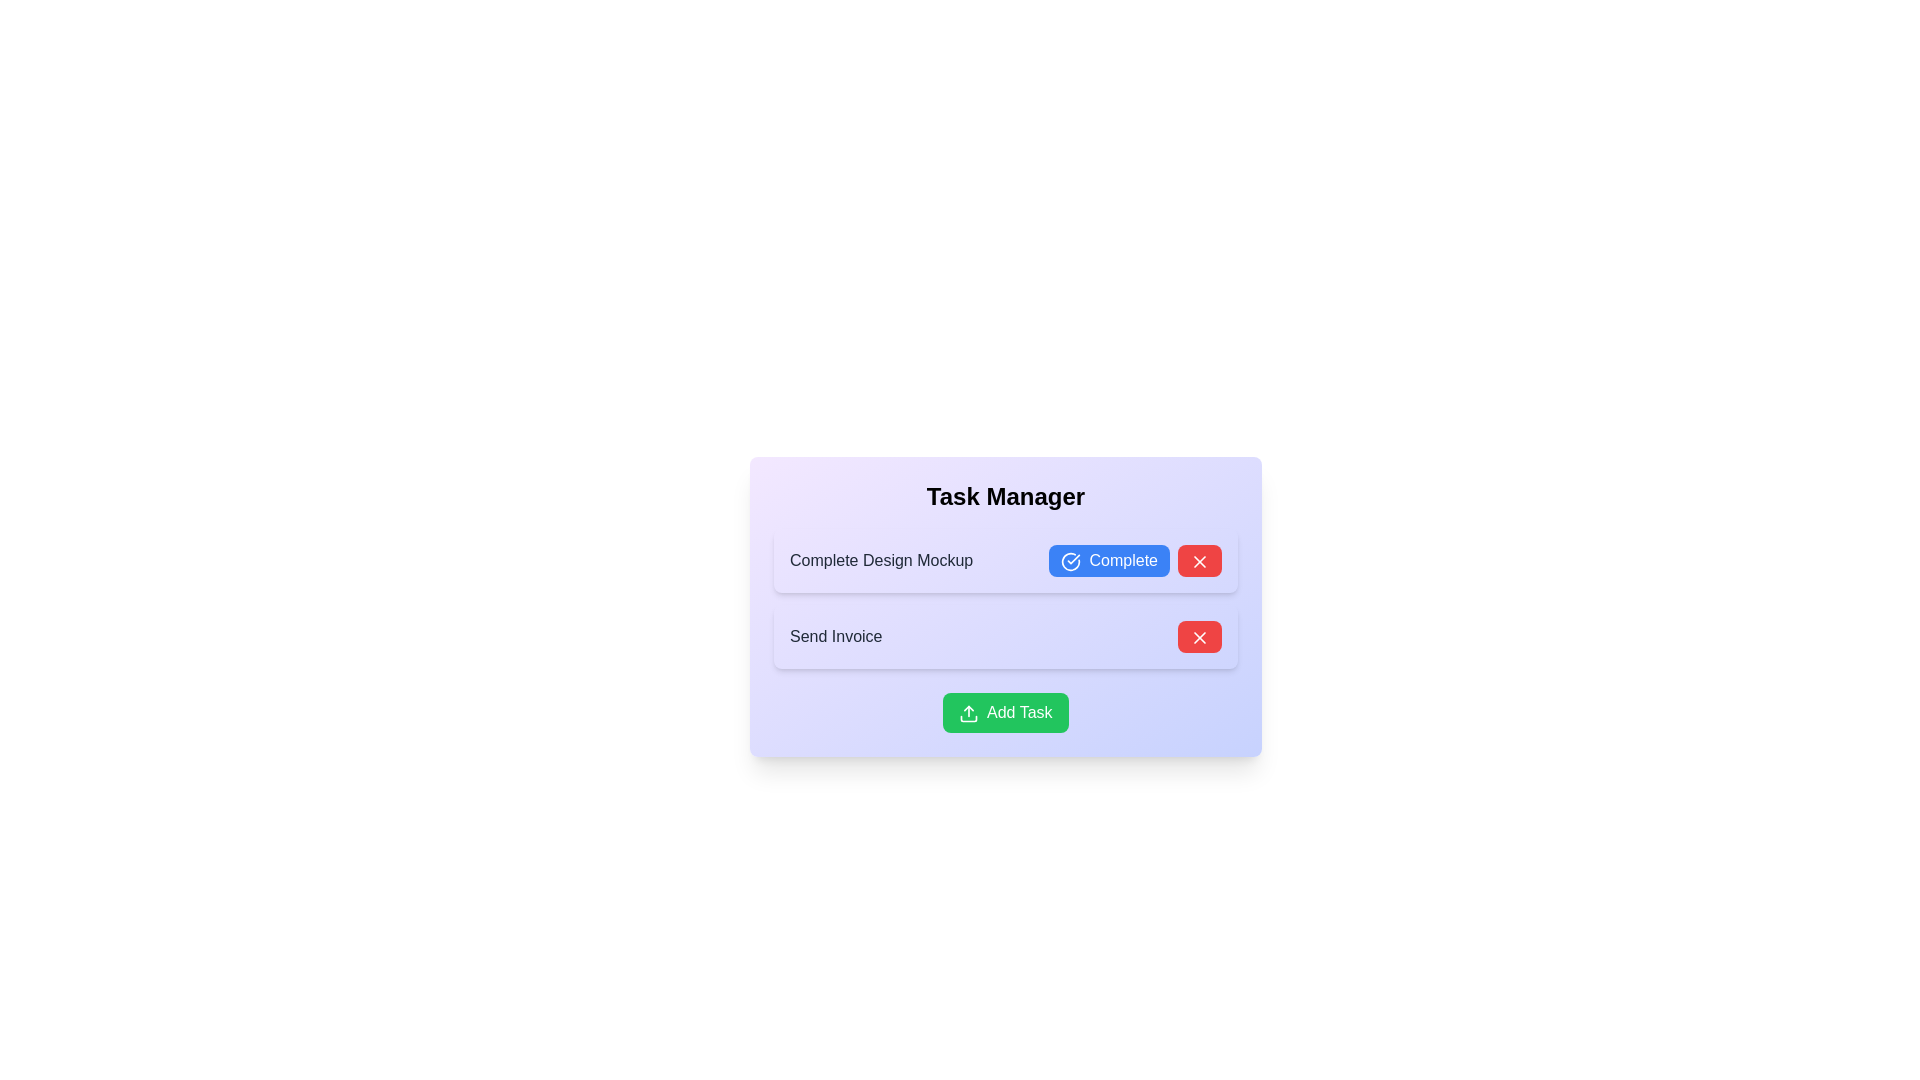 The width and height of the screenshot is (1920, 1080). I want to click on the small green icon depicting an upward-pointing arrow located to the left of the 'Add Task' text on the green button, so click(969, 712).